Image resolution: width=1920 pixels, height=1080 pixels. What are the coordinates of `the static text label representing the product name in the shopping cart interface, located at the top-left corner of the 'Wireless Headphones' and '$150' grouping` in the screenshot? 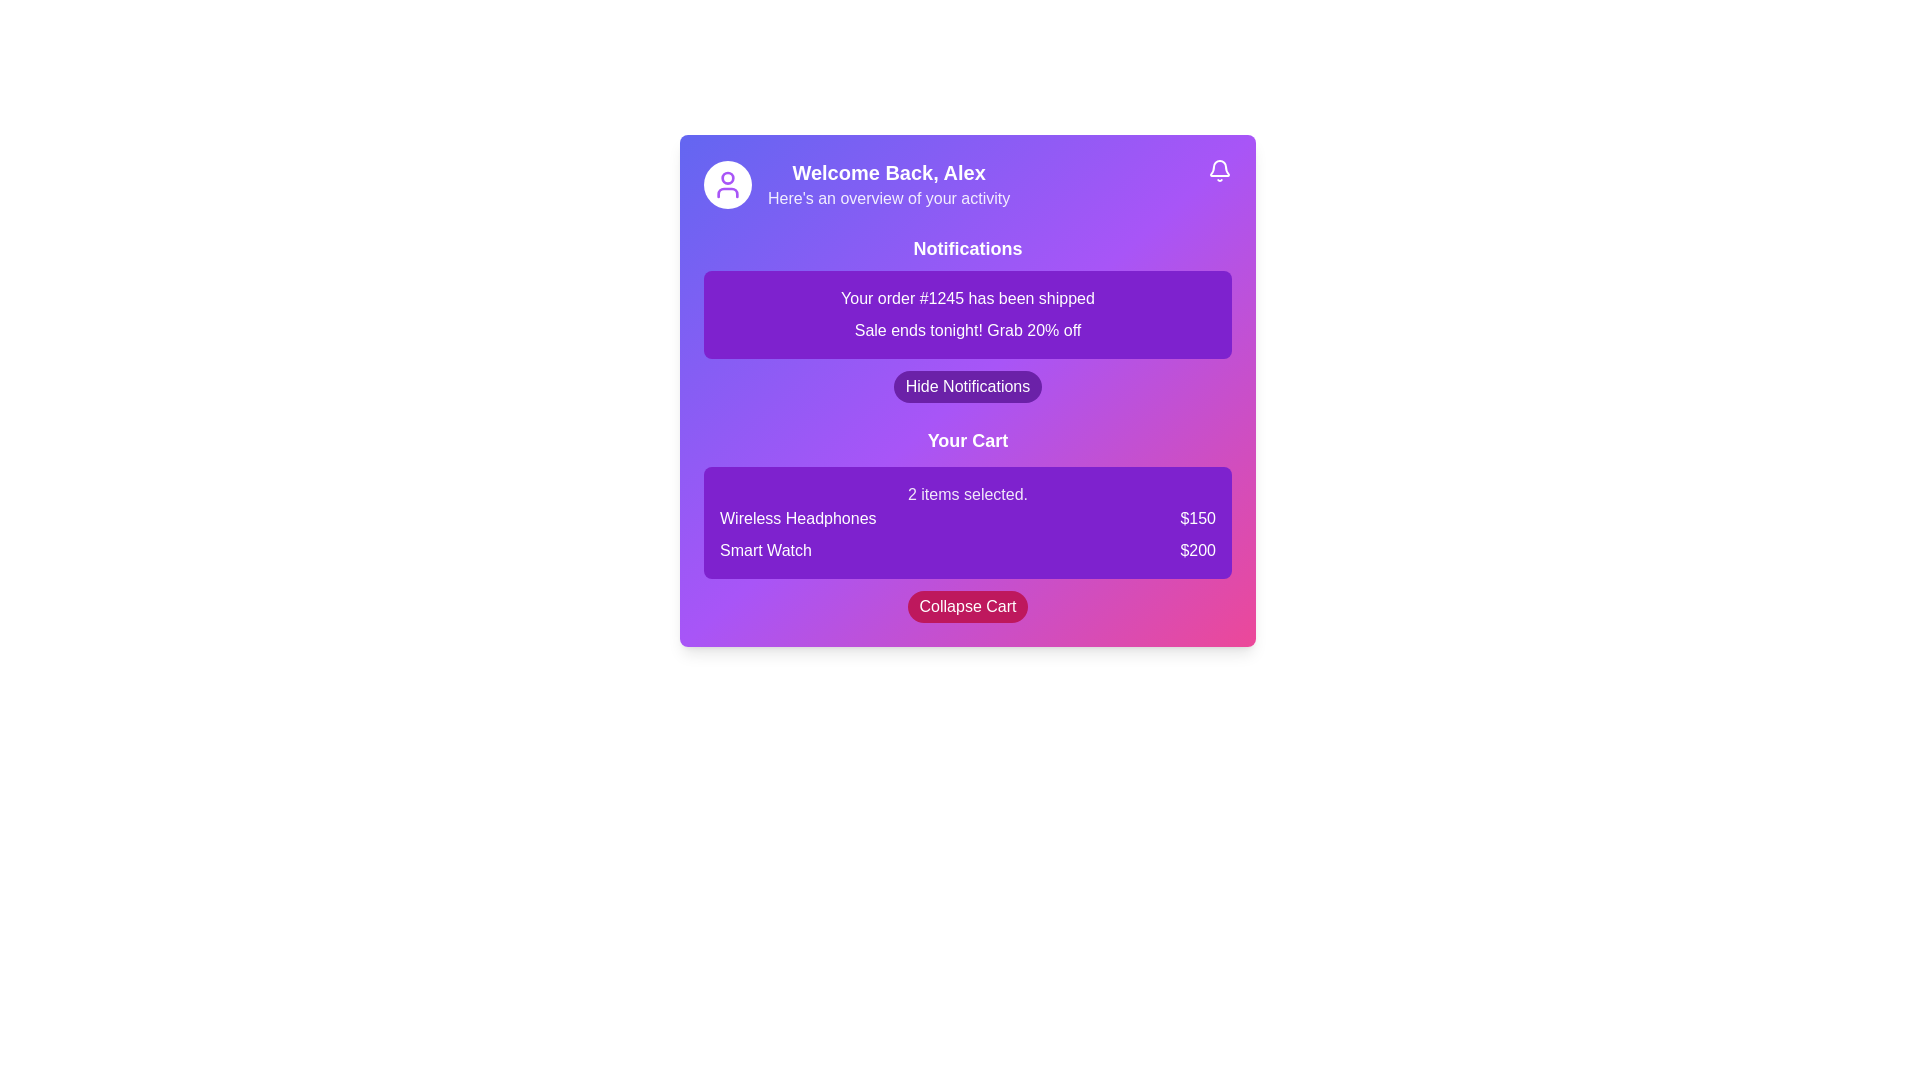 It's located at (797, 518).